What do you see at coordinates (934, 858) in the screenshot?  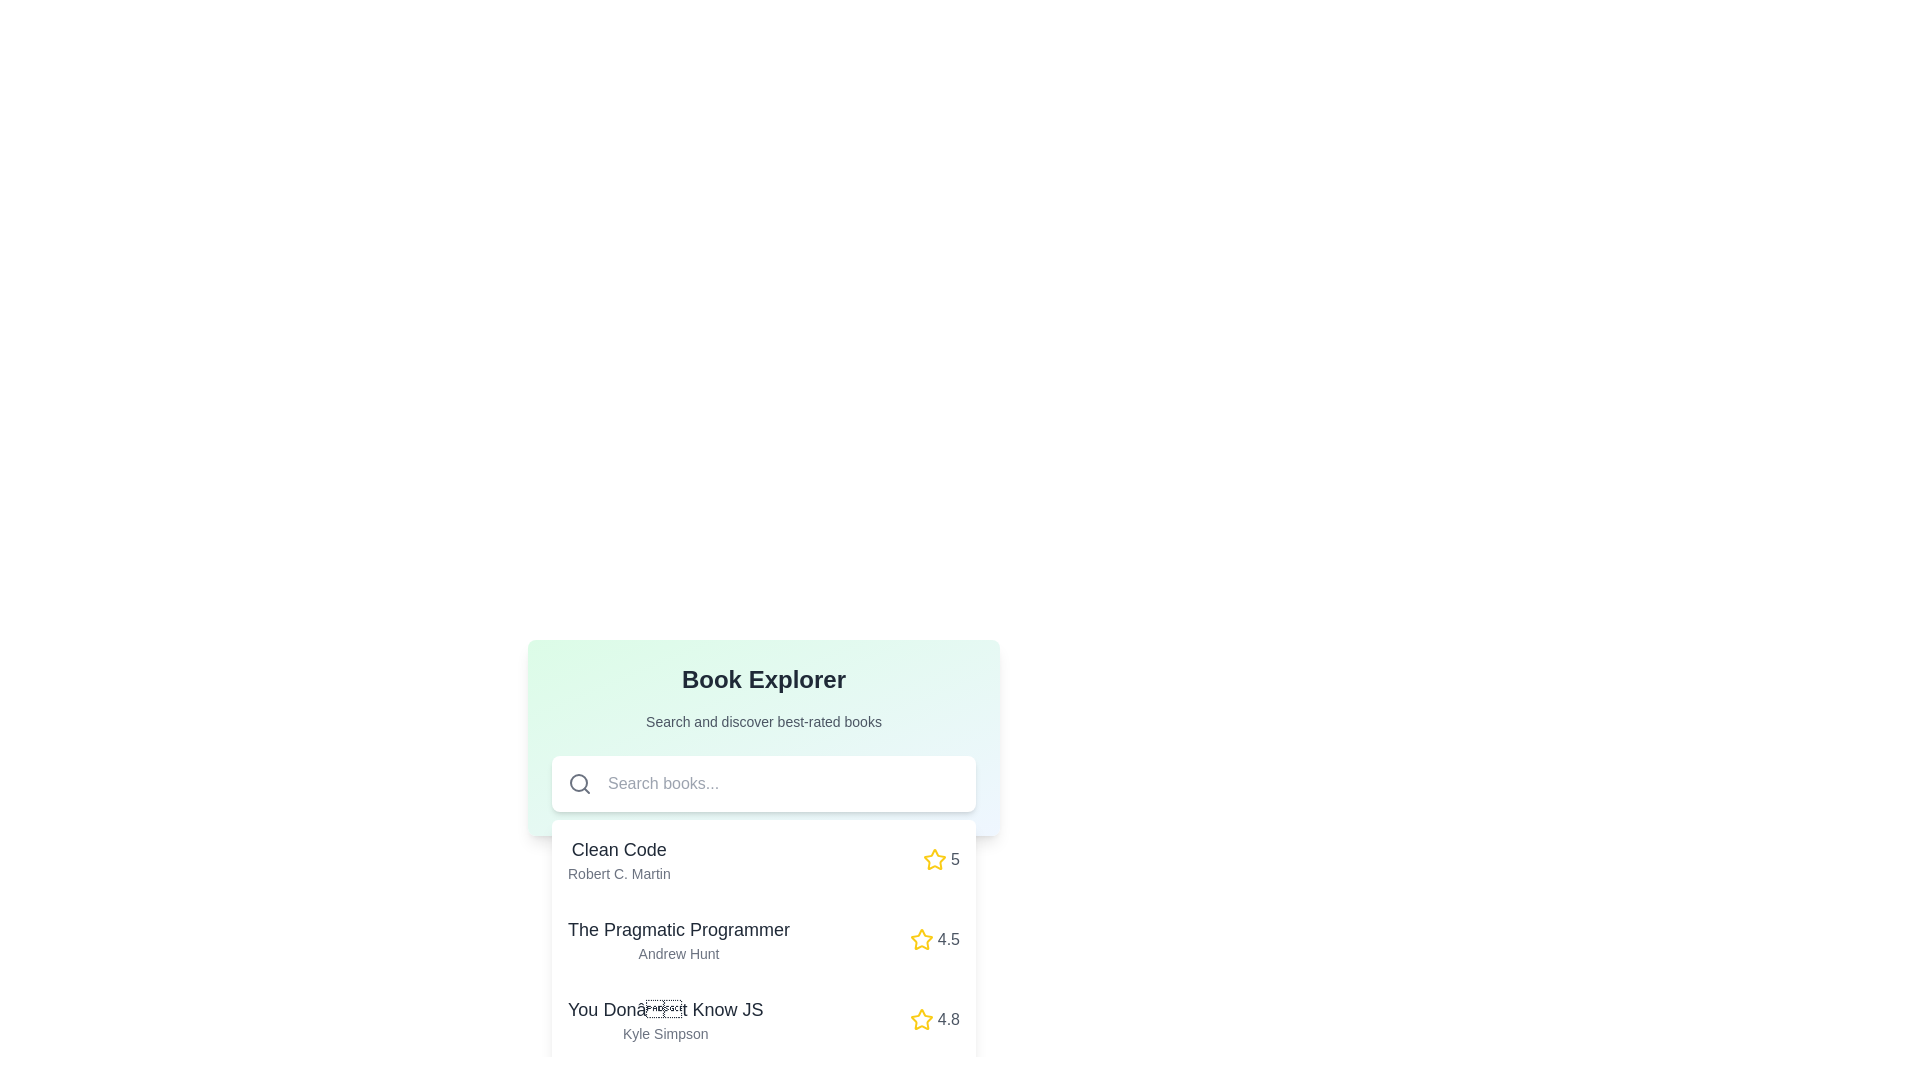 I see `the star icon used for rating the book 'Clean Code', located near its title in the book list` at bounding box center [934, 858].